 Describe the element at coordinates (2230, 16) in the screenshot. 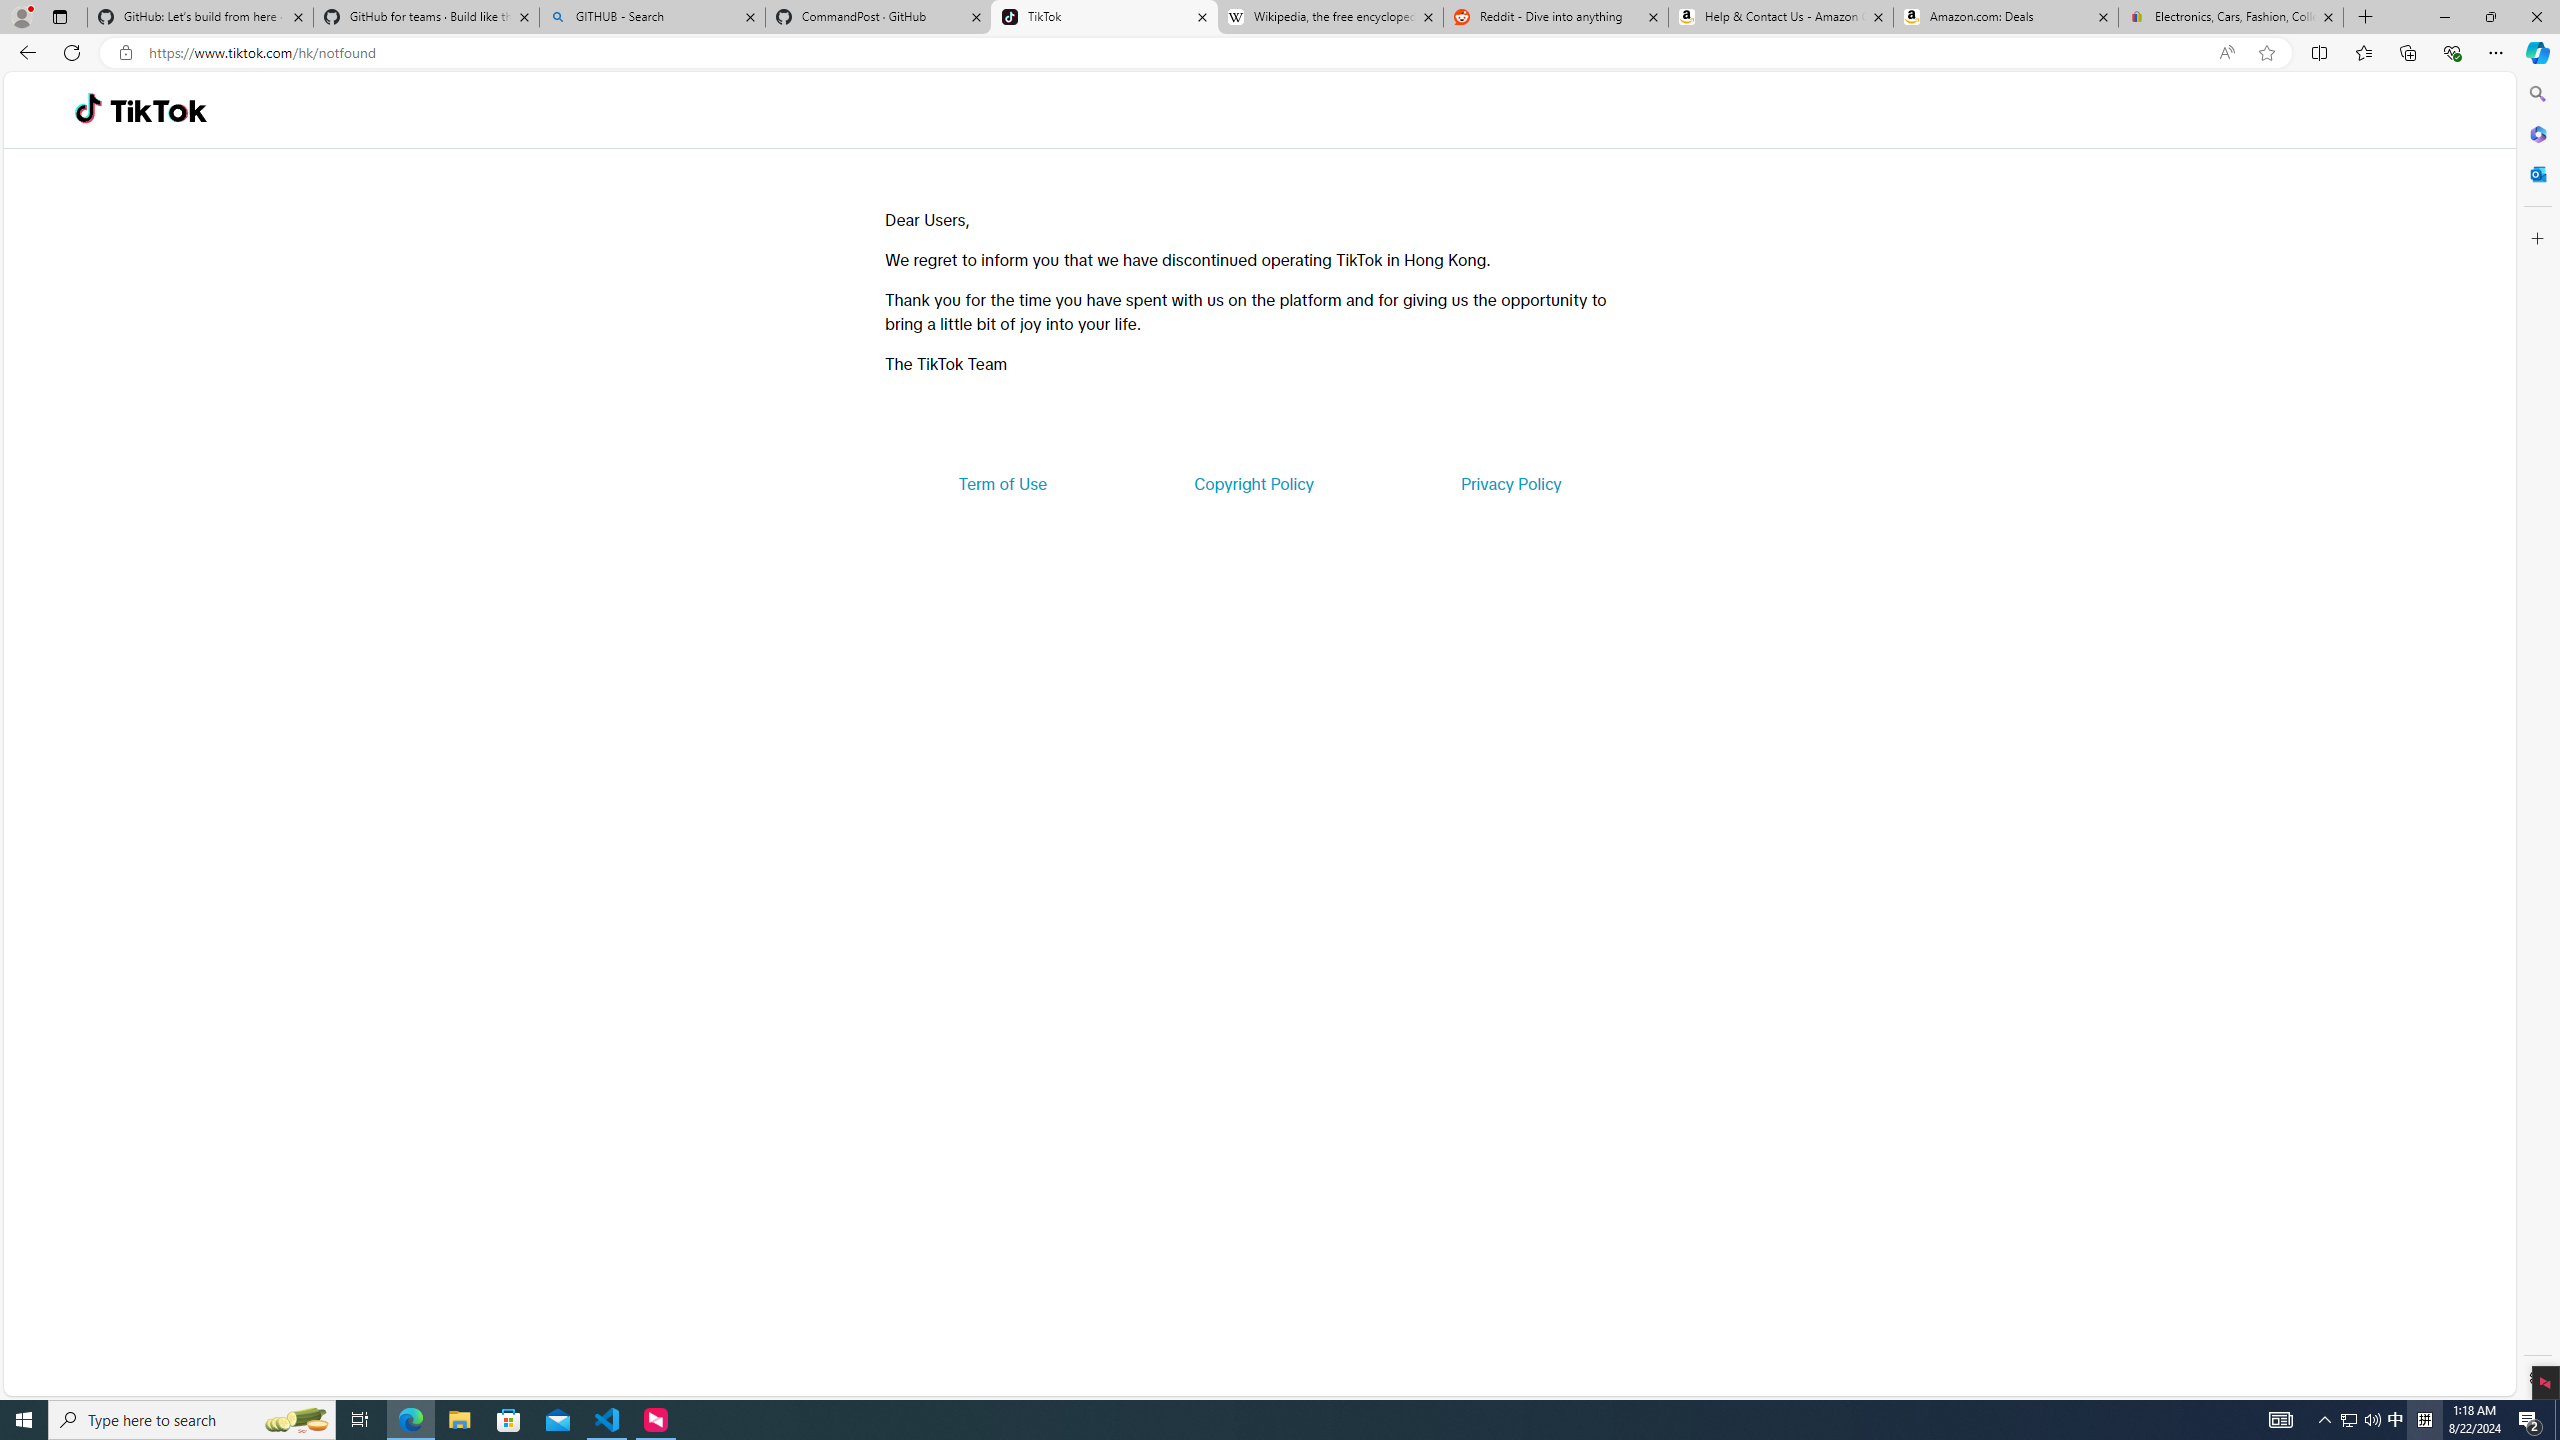

I see `'Electronics, Cars, Fashion, Collectibles & More | eBay'` at that location.